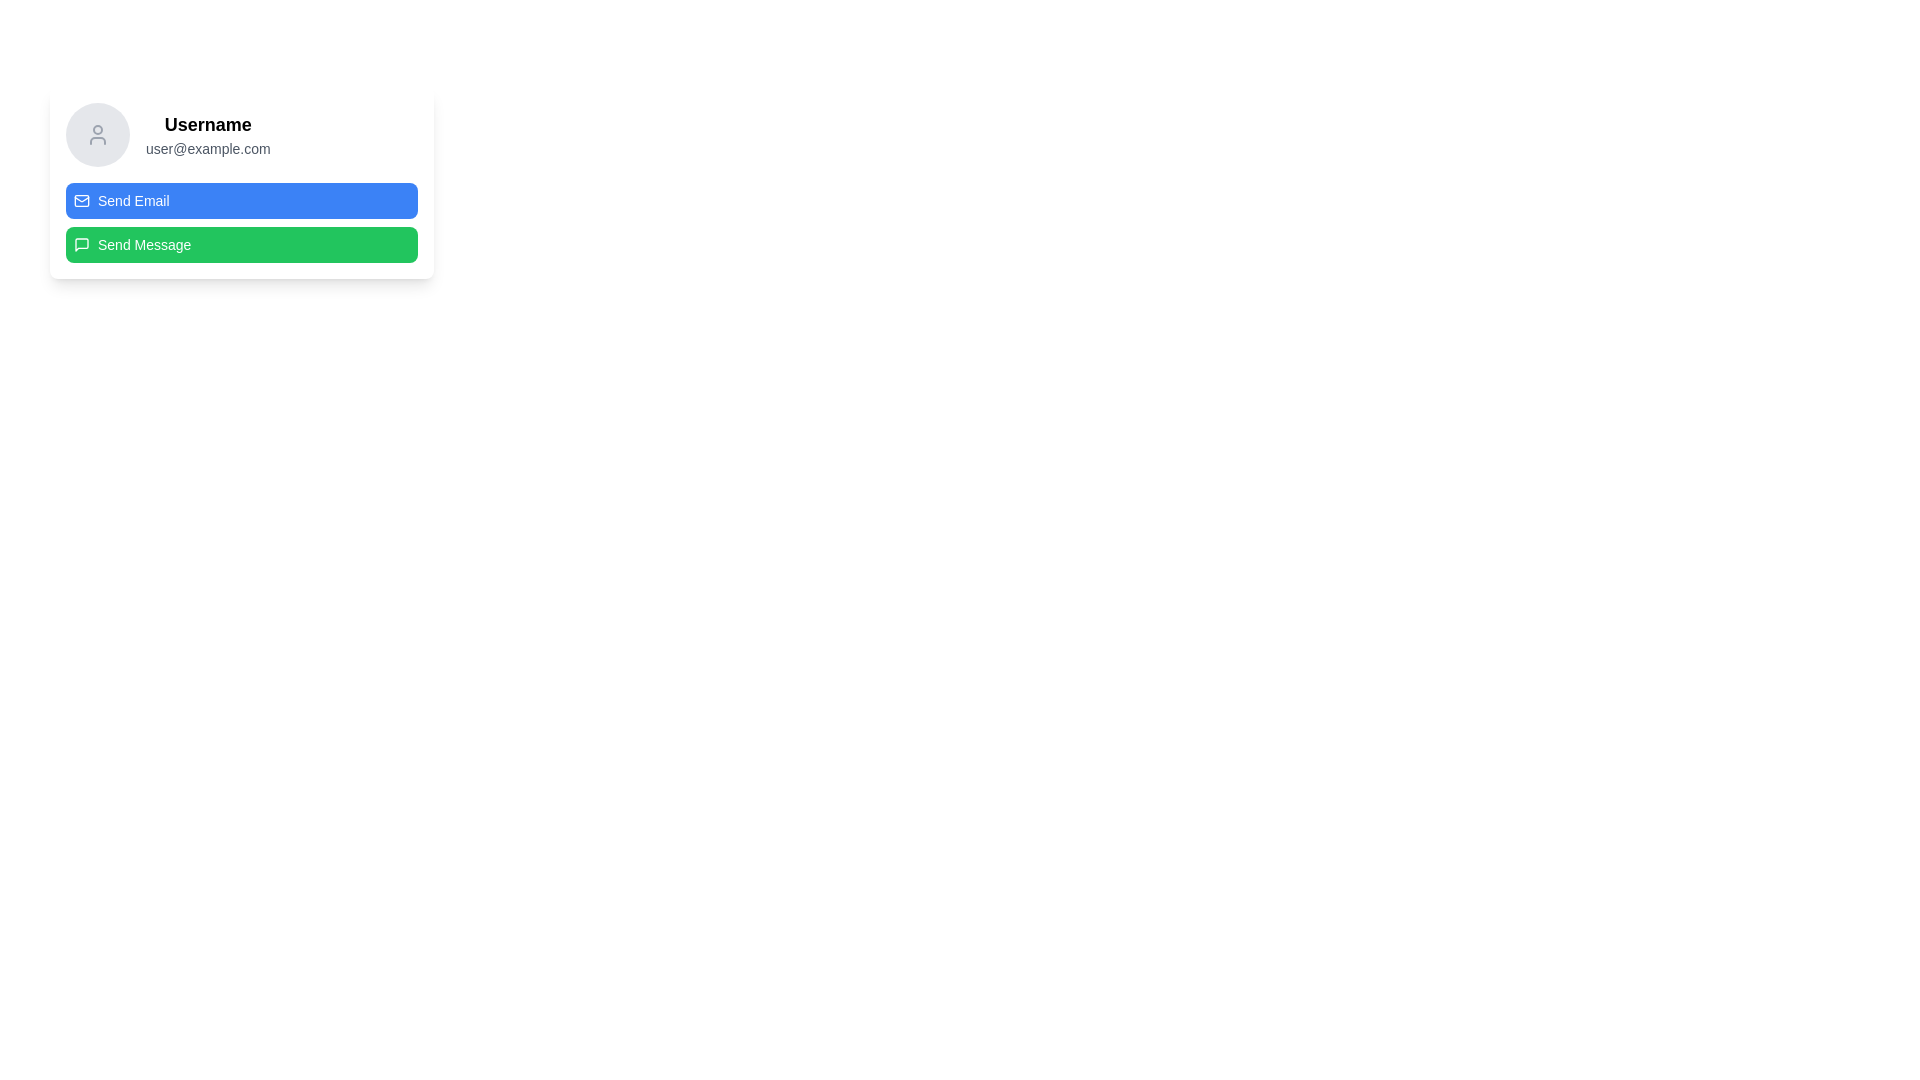  I want to click on the button labeled 'Send Email' which is styled with white text on a blue background, positioned centrally within its rectangular button component, so click(132, 200).